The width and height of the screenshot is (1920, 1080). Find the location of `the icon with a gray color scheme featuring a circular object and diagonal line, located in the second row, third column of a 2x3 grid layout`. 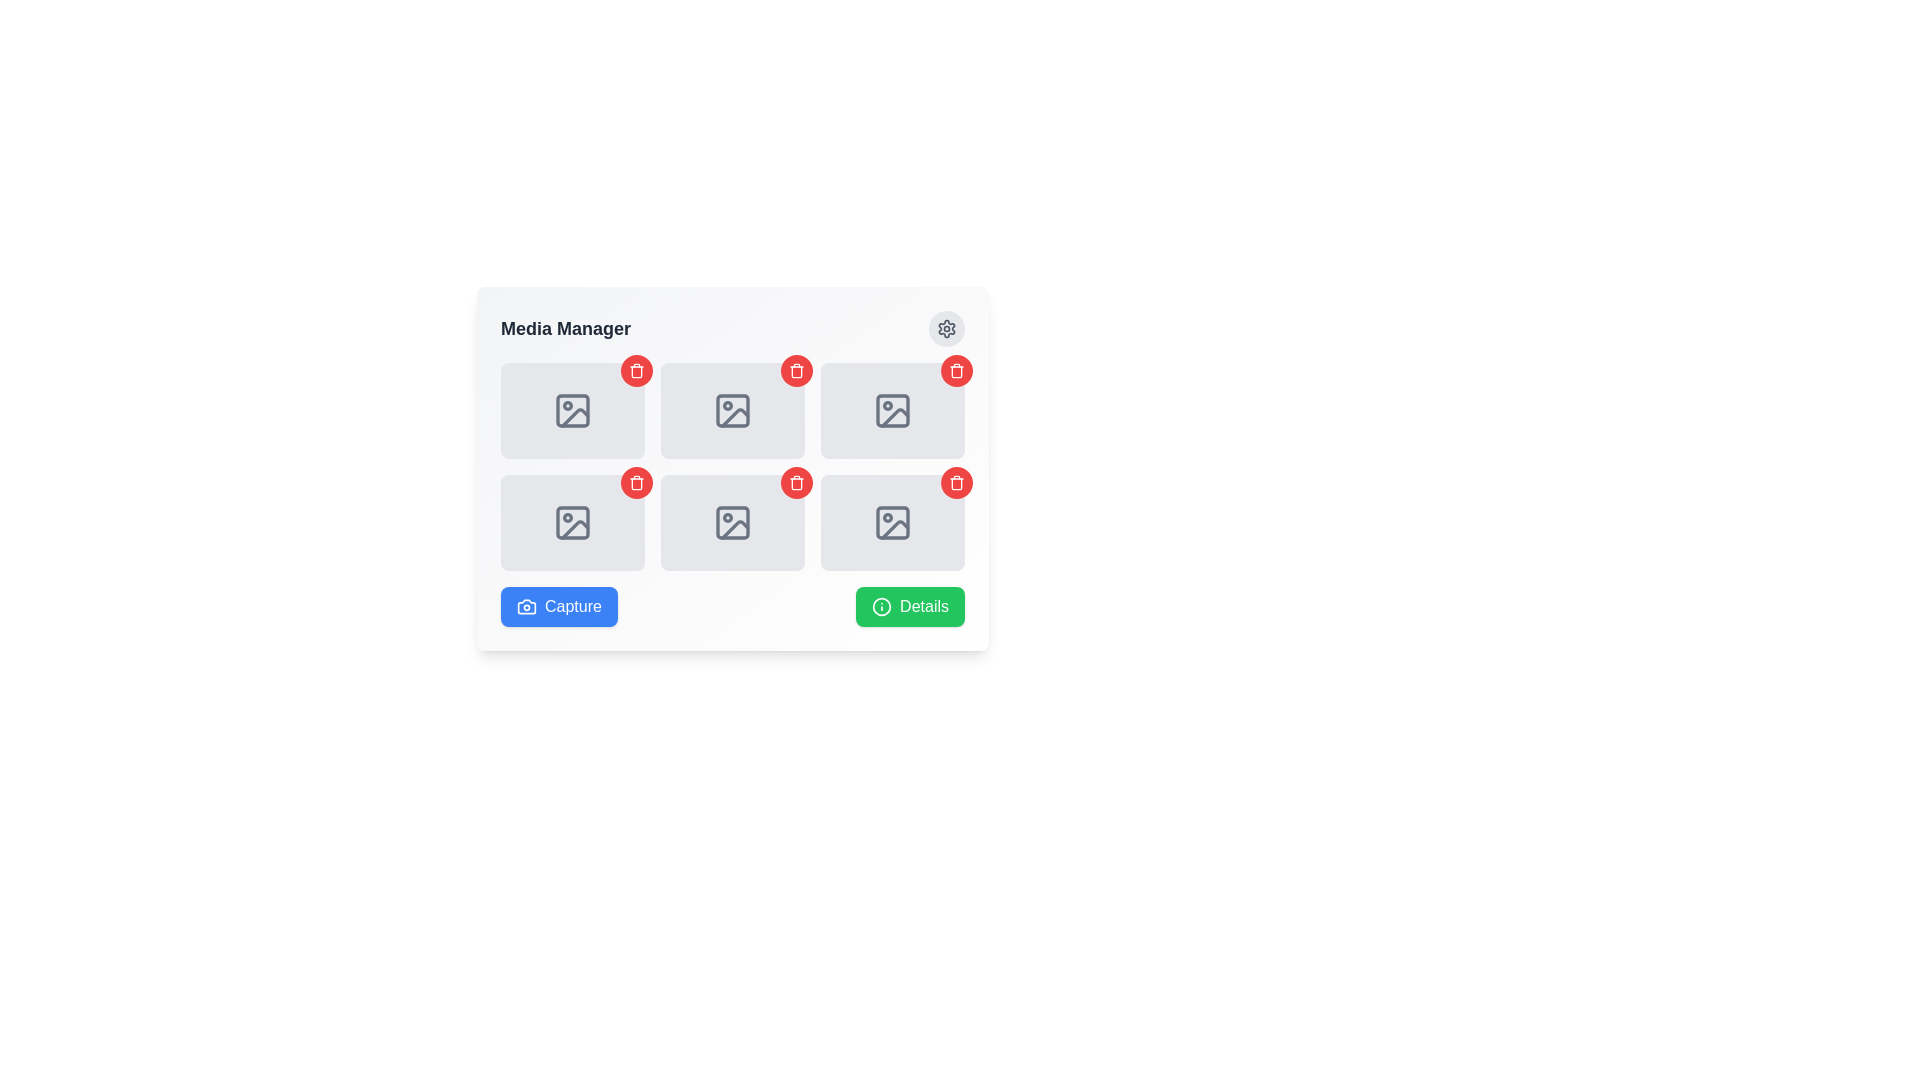

the icon with a gray color scheme featuring a circular object and diagonal line, located in the second row, third column of a 2x3 grid layout is located at coordinates (891, 410).